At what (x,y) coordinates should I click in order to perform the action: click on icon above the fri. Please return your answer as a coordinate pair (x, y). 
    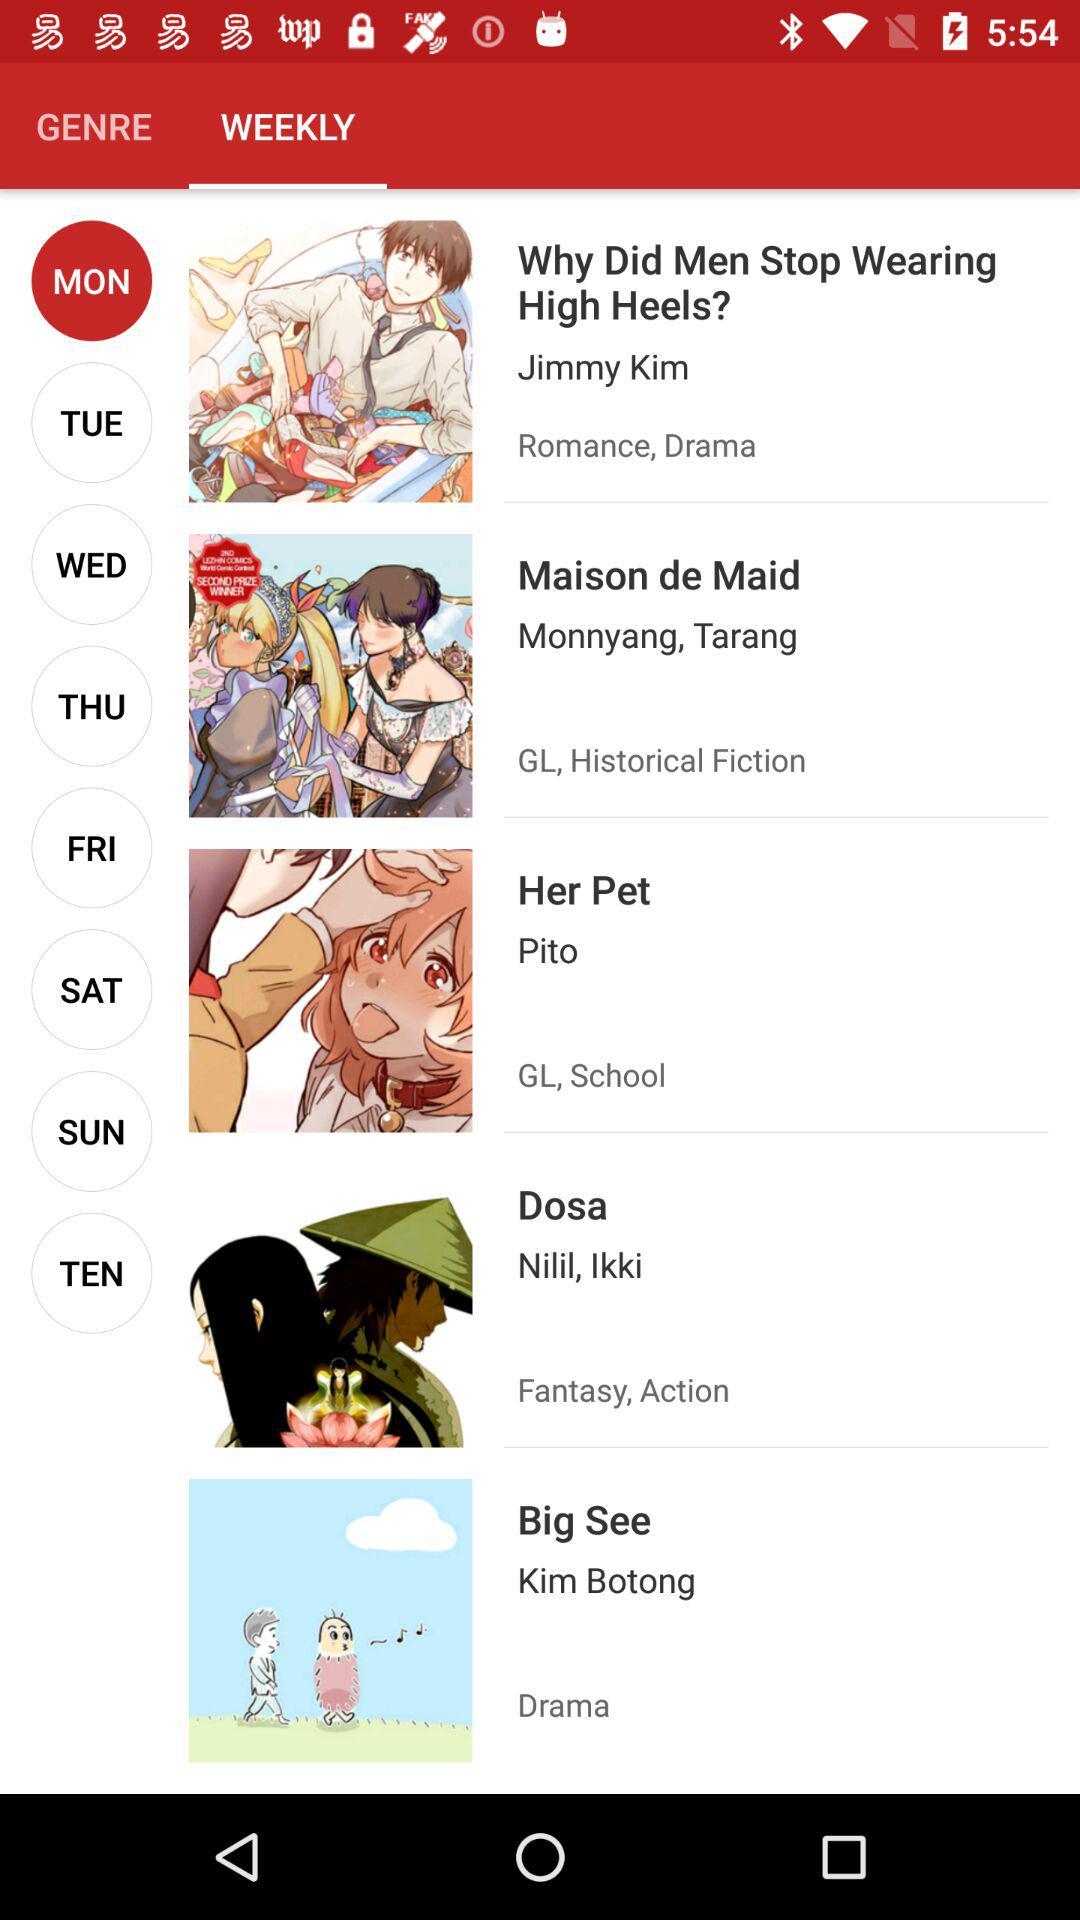
    Looking at the image, I should click on (91, 706).